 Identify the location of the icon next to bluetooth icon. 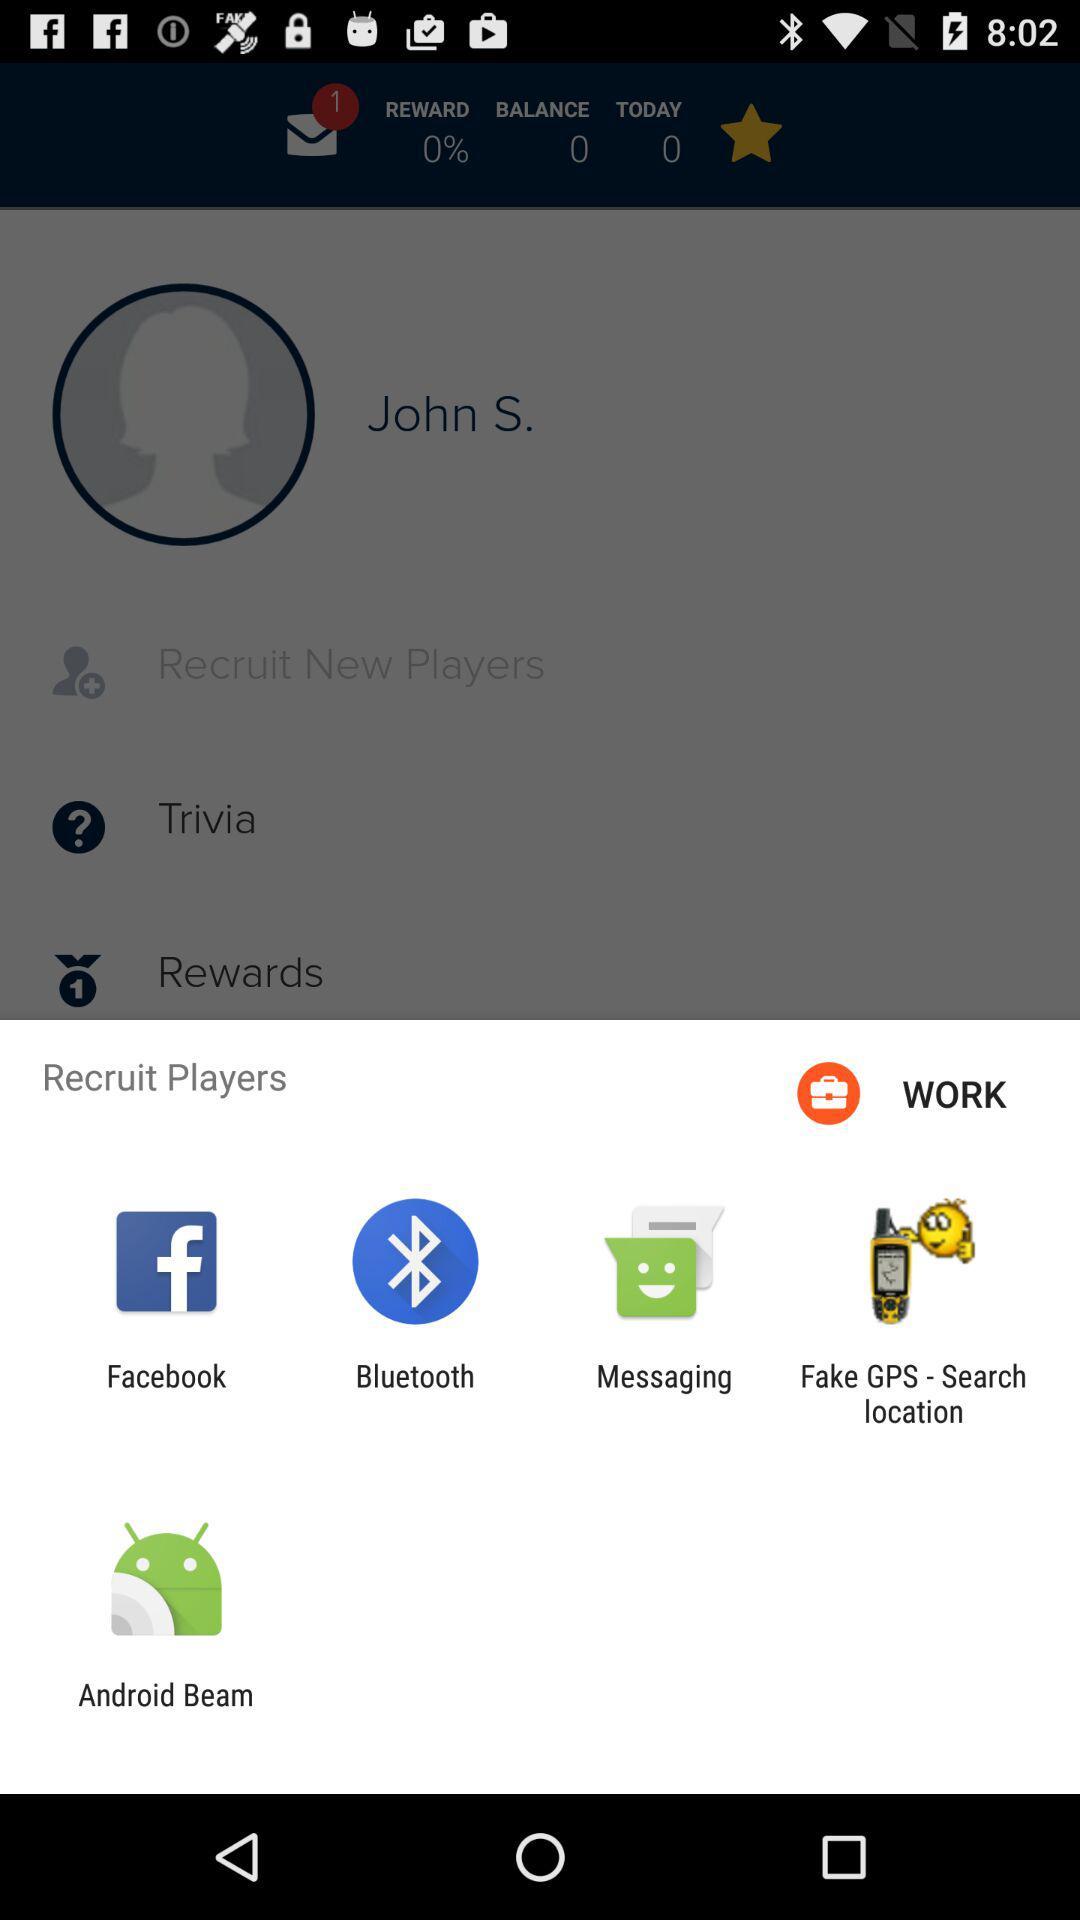
(165, 1392).